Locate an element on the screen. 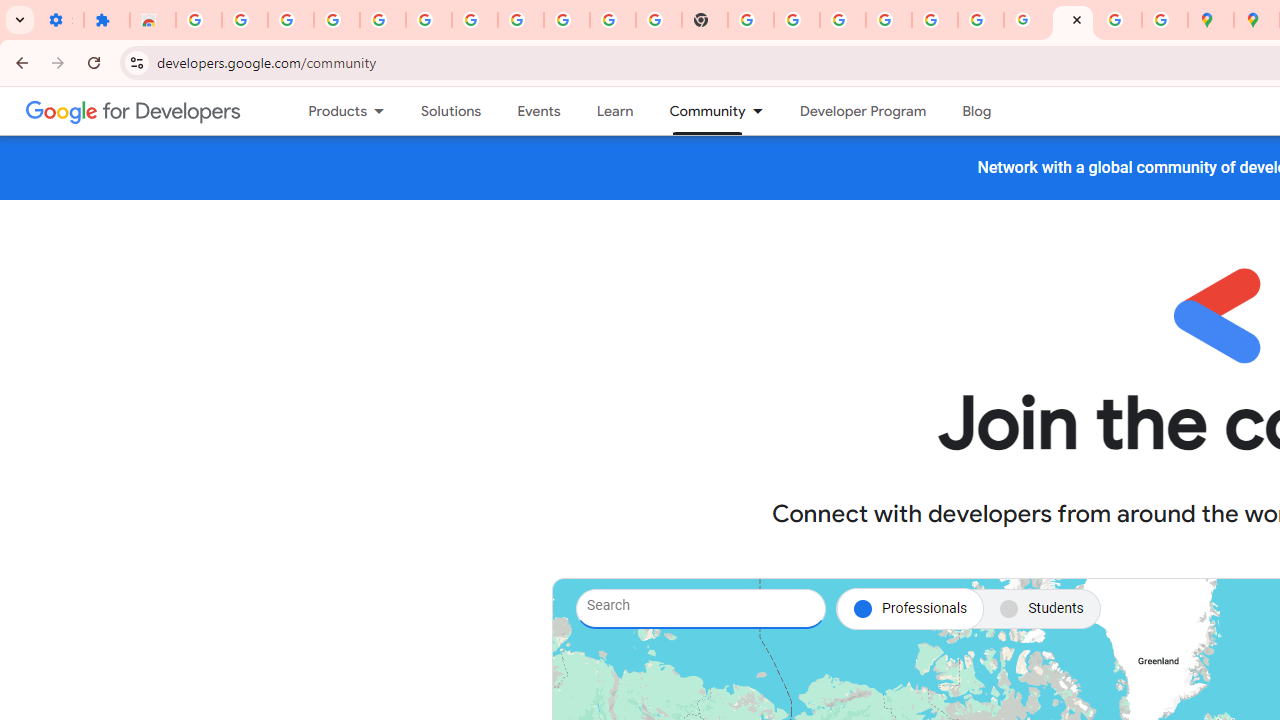 The height and width of the screenshot is (720, 1280). 'Community, selected' is located at coordinates (698, 111).